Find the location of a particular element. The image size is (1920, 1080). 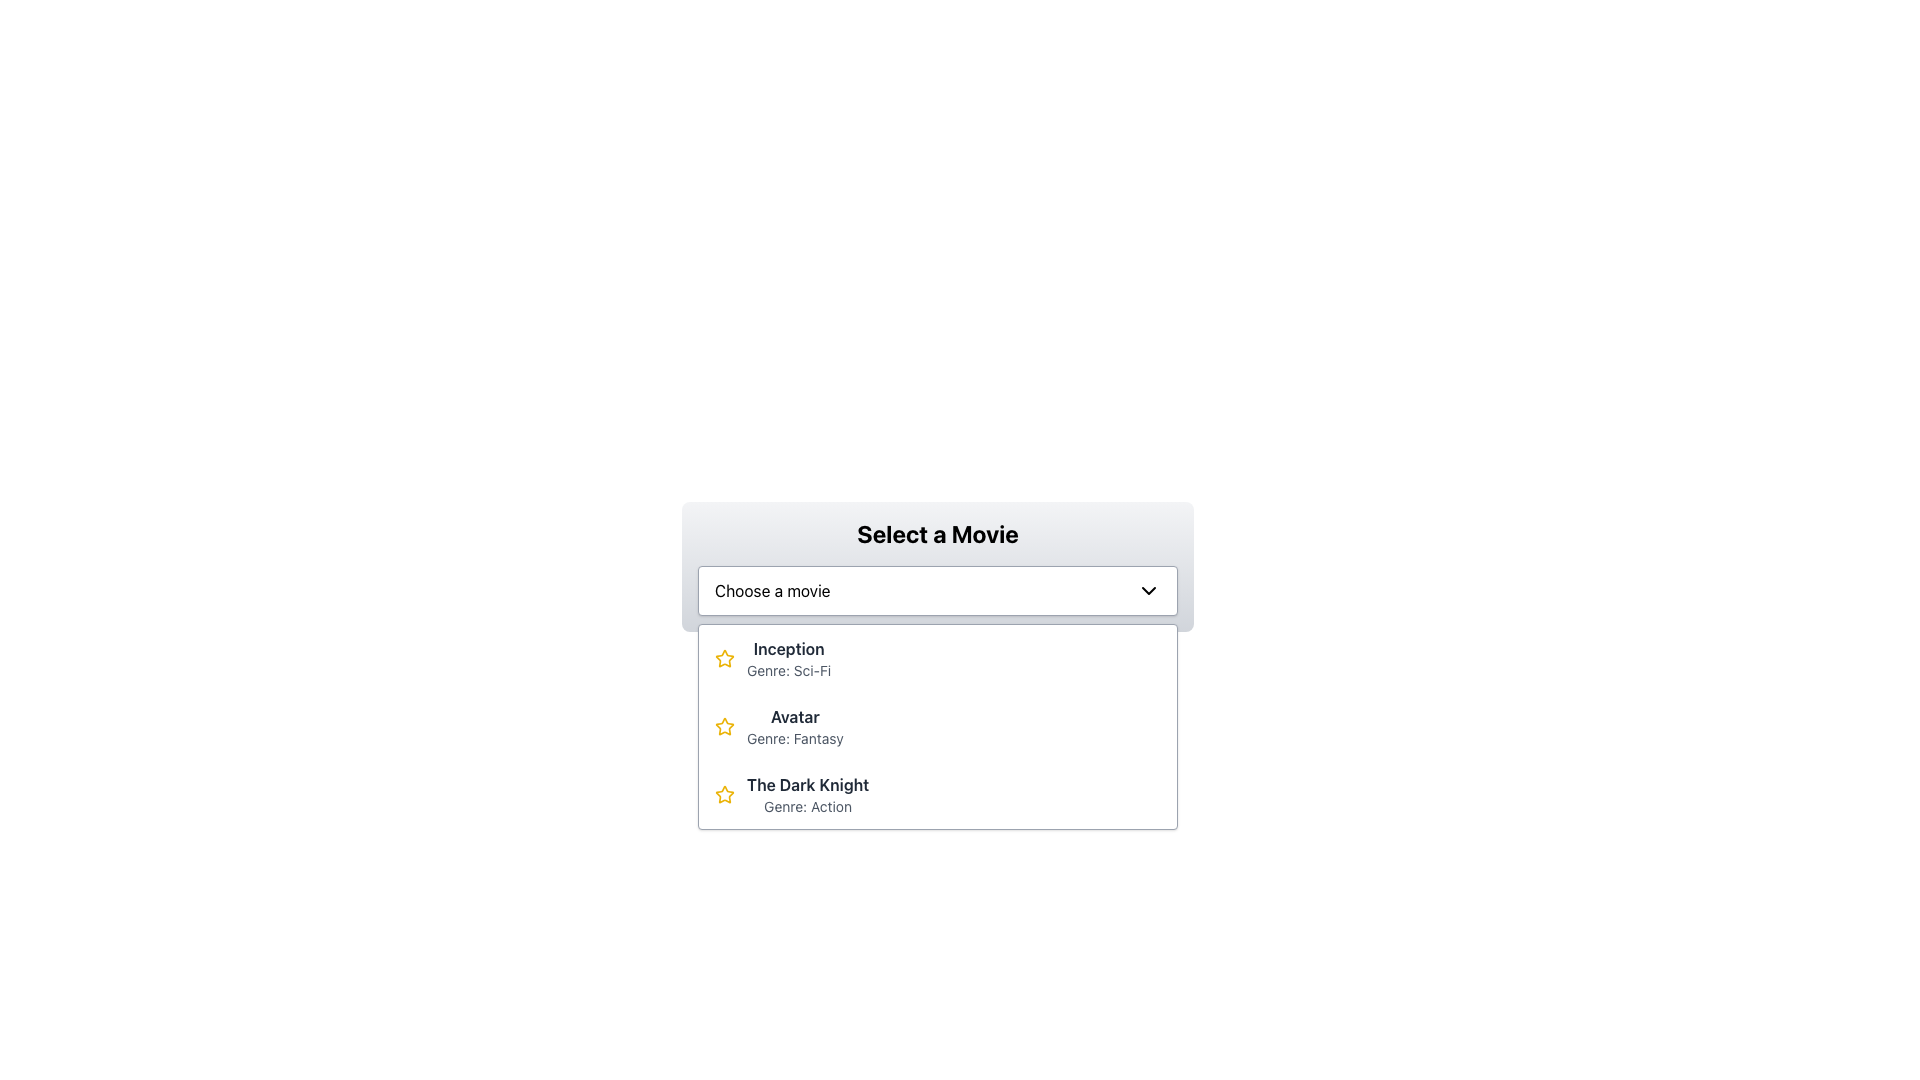

the first item in the dropdown list is located at coordinates (936, 659).